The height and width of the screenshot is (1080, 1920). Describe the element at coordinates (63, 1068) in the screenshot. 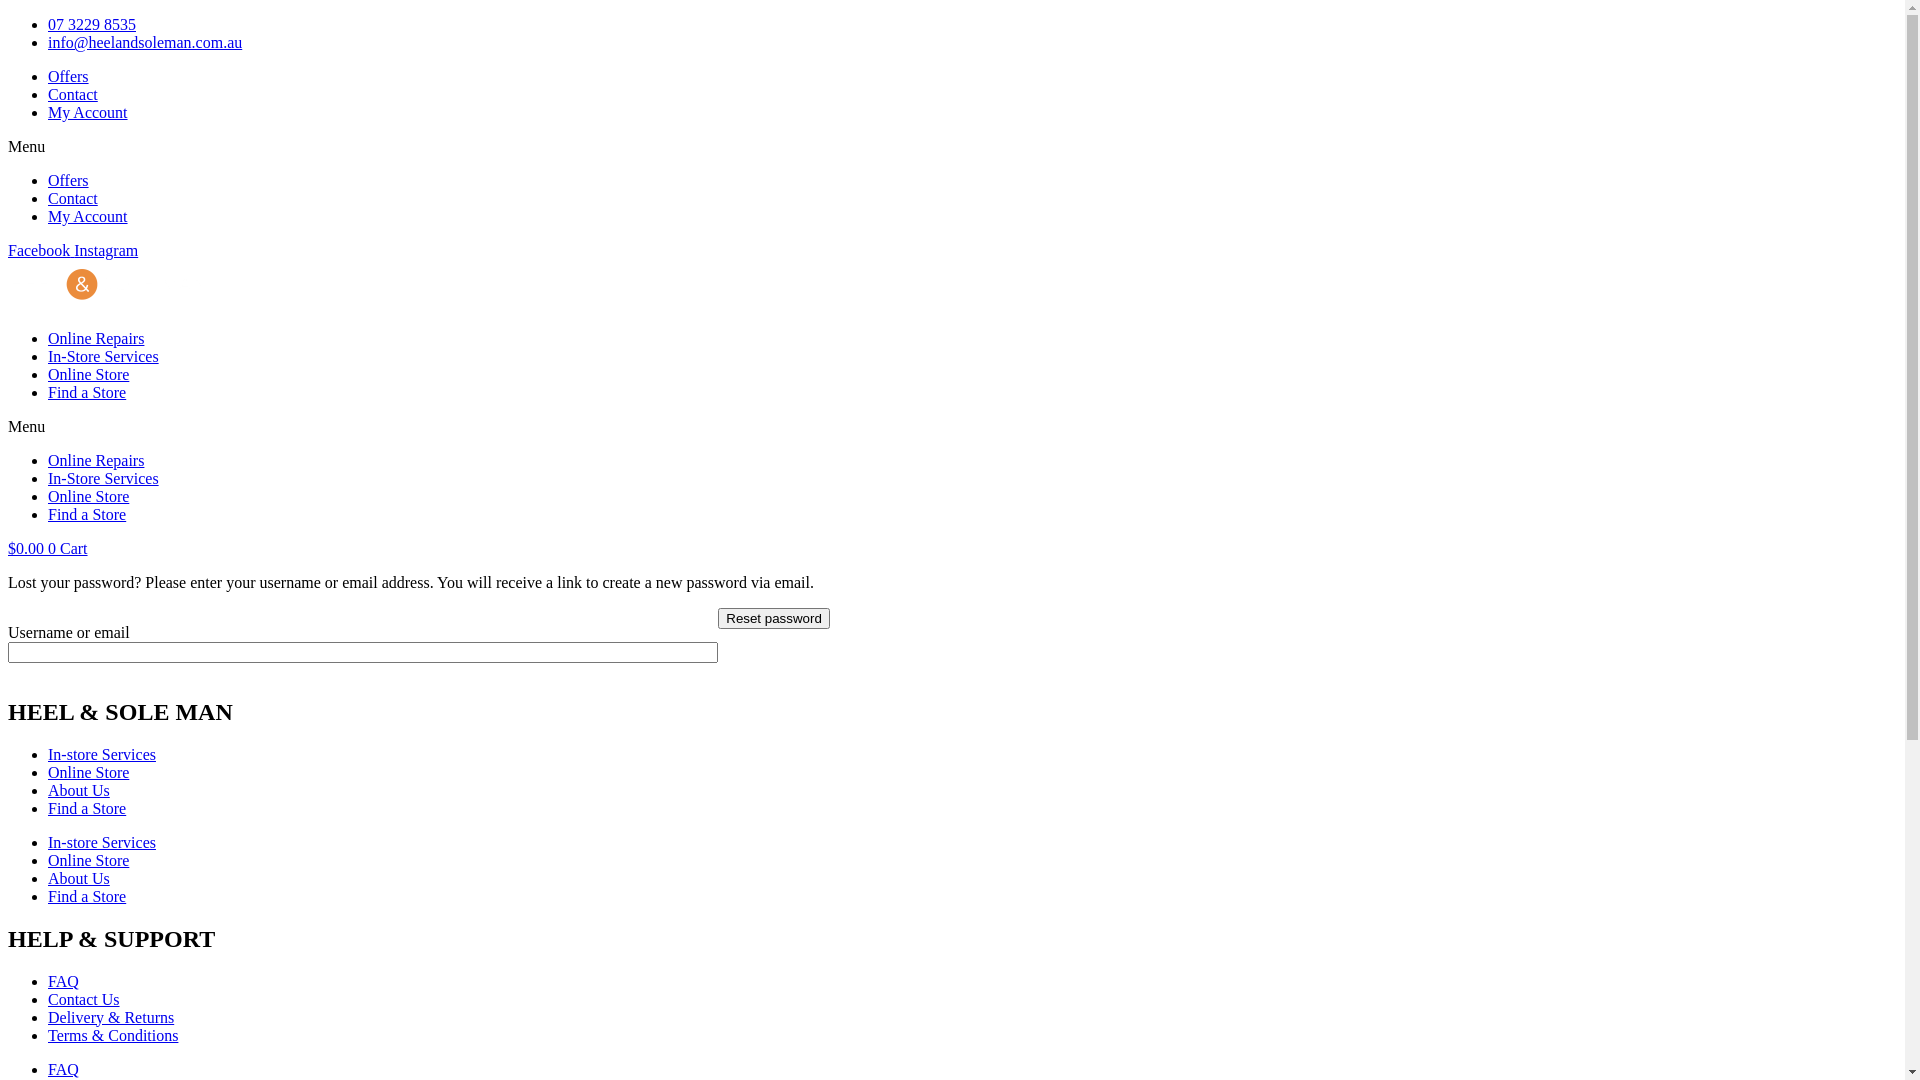

I see `'FAQ'` at that location.